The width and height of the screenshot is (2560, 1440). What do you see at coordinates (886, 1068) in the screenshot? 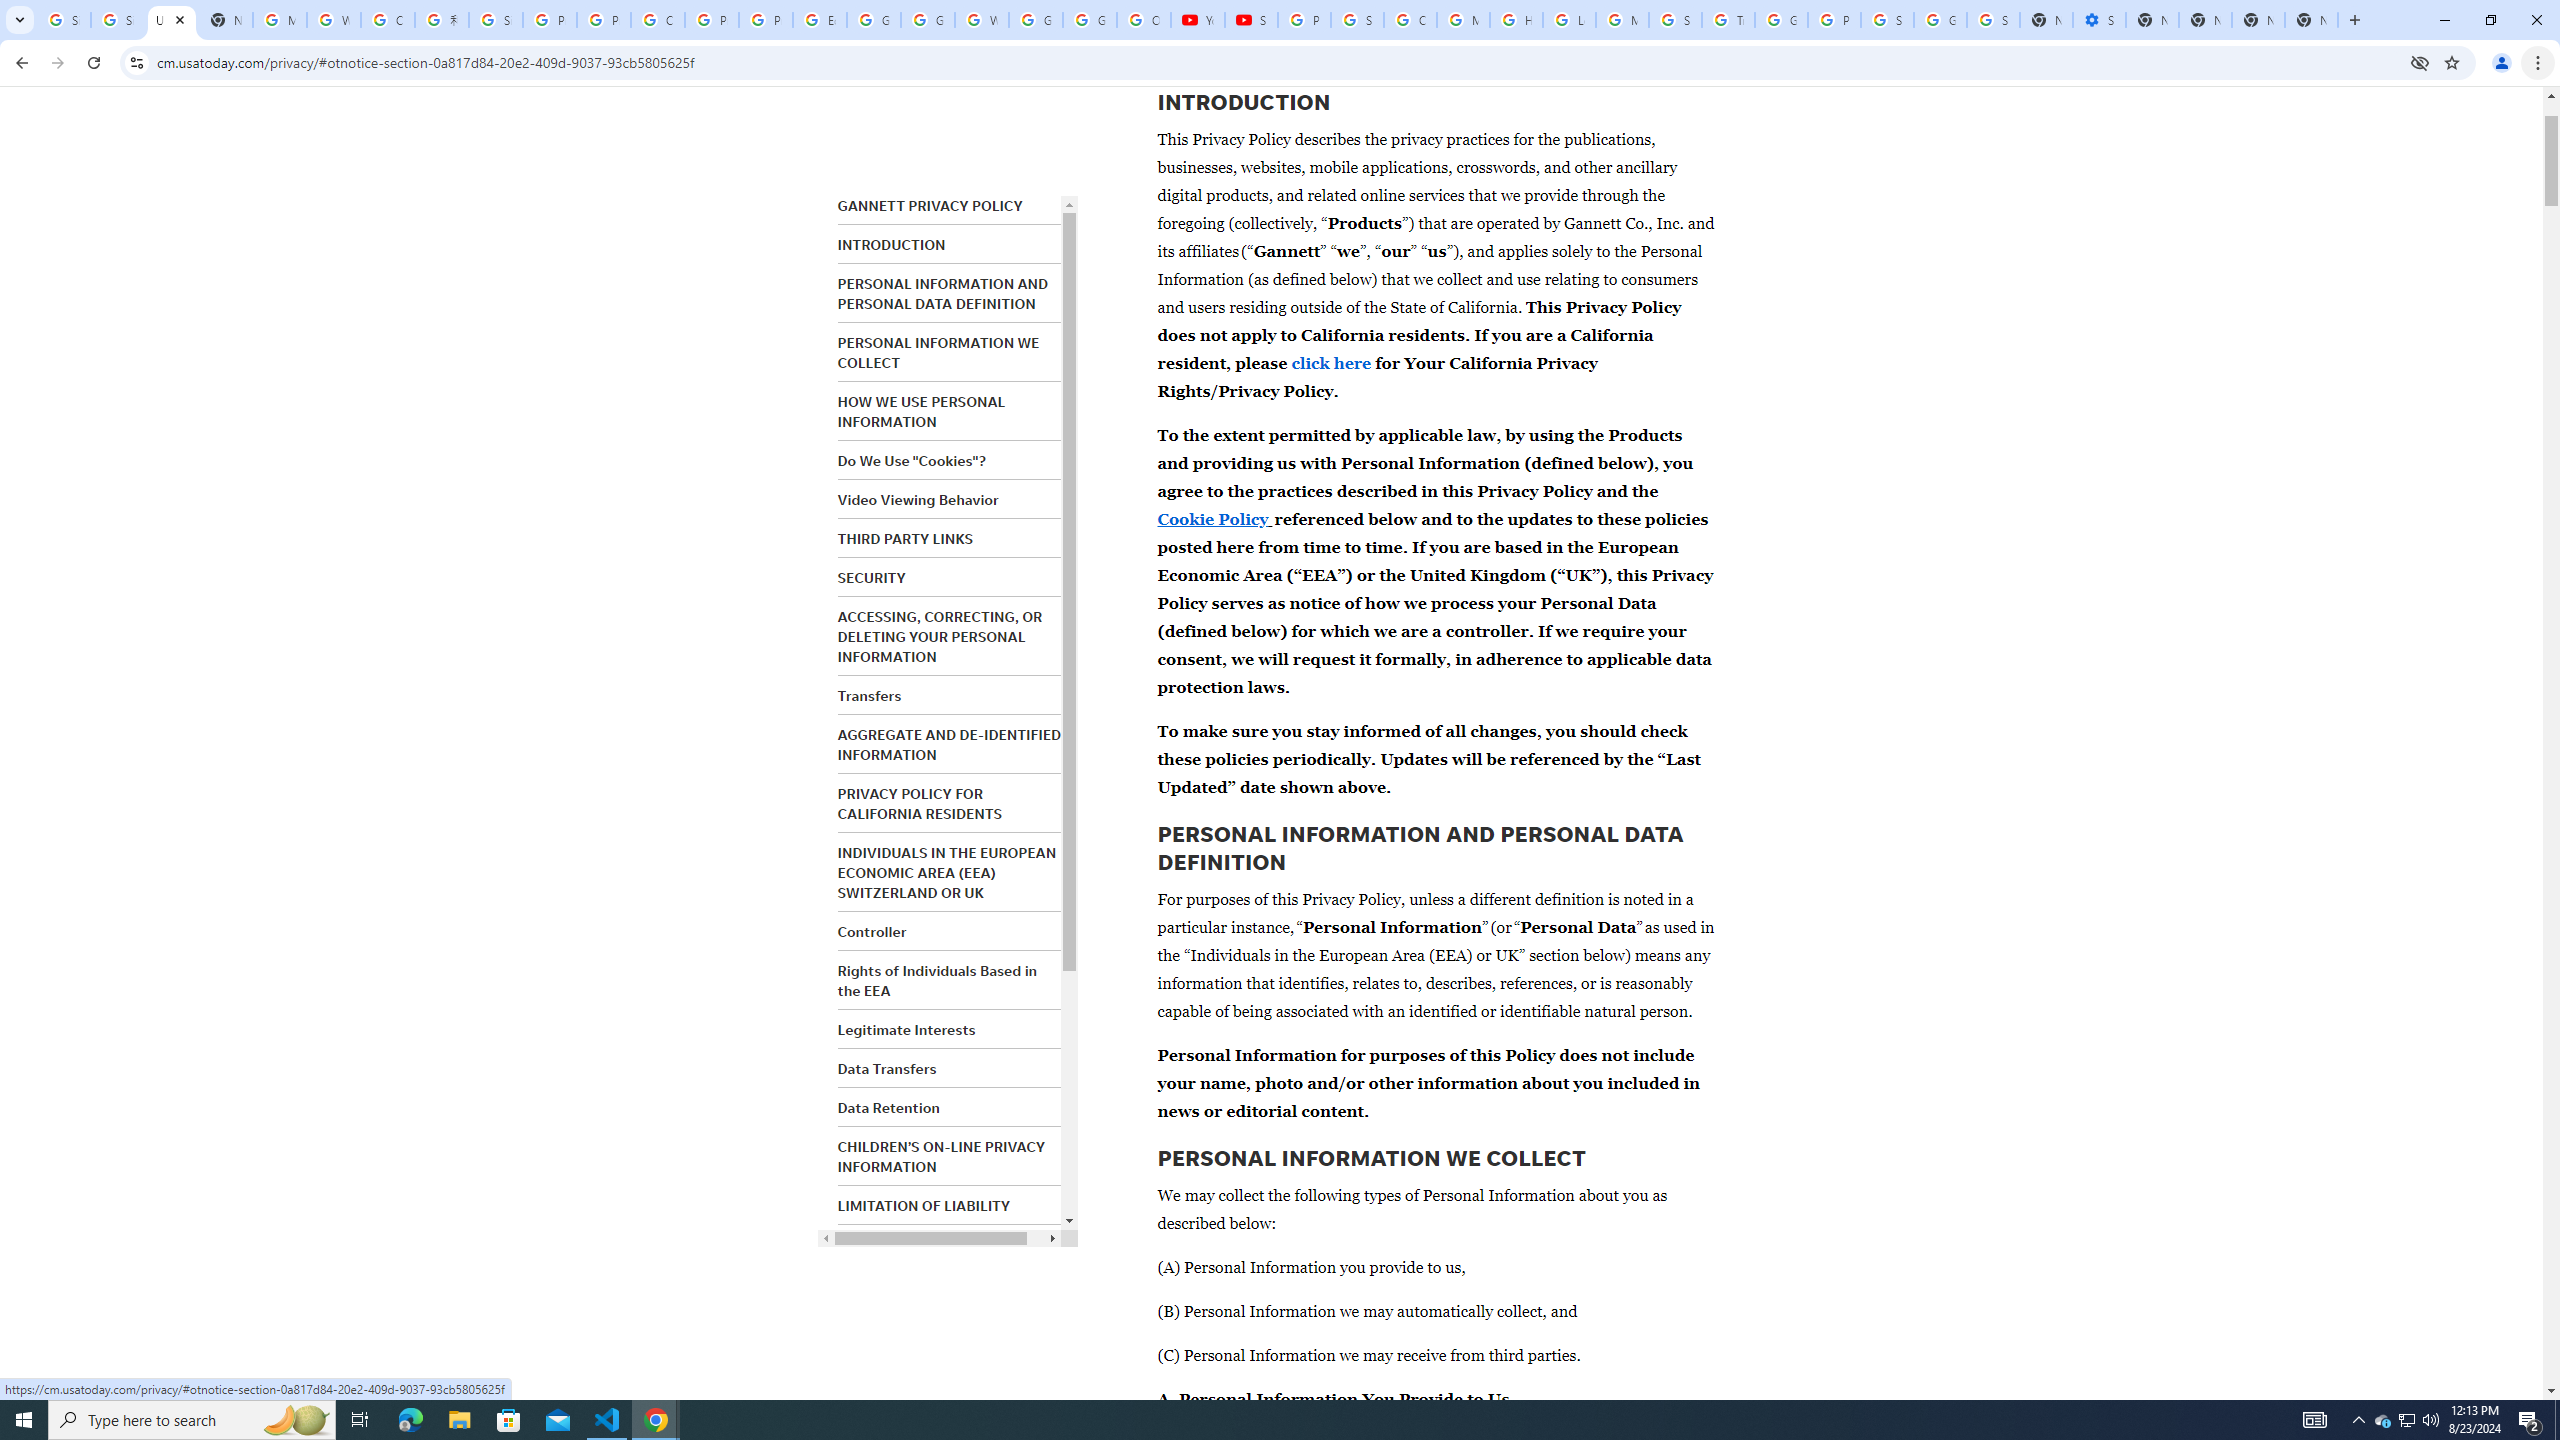
I see `'Data Transfers'` at bounding box center [886, 1068].